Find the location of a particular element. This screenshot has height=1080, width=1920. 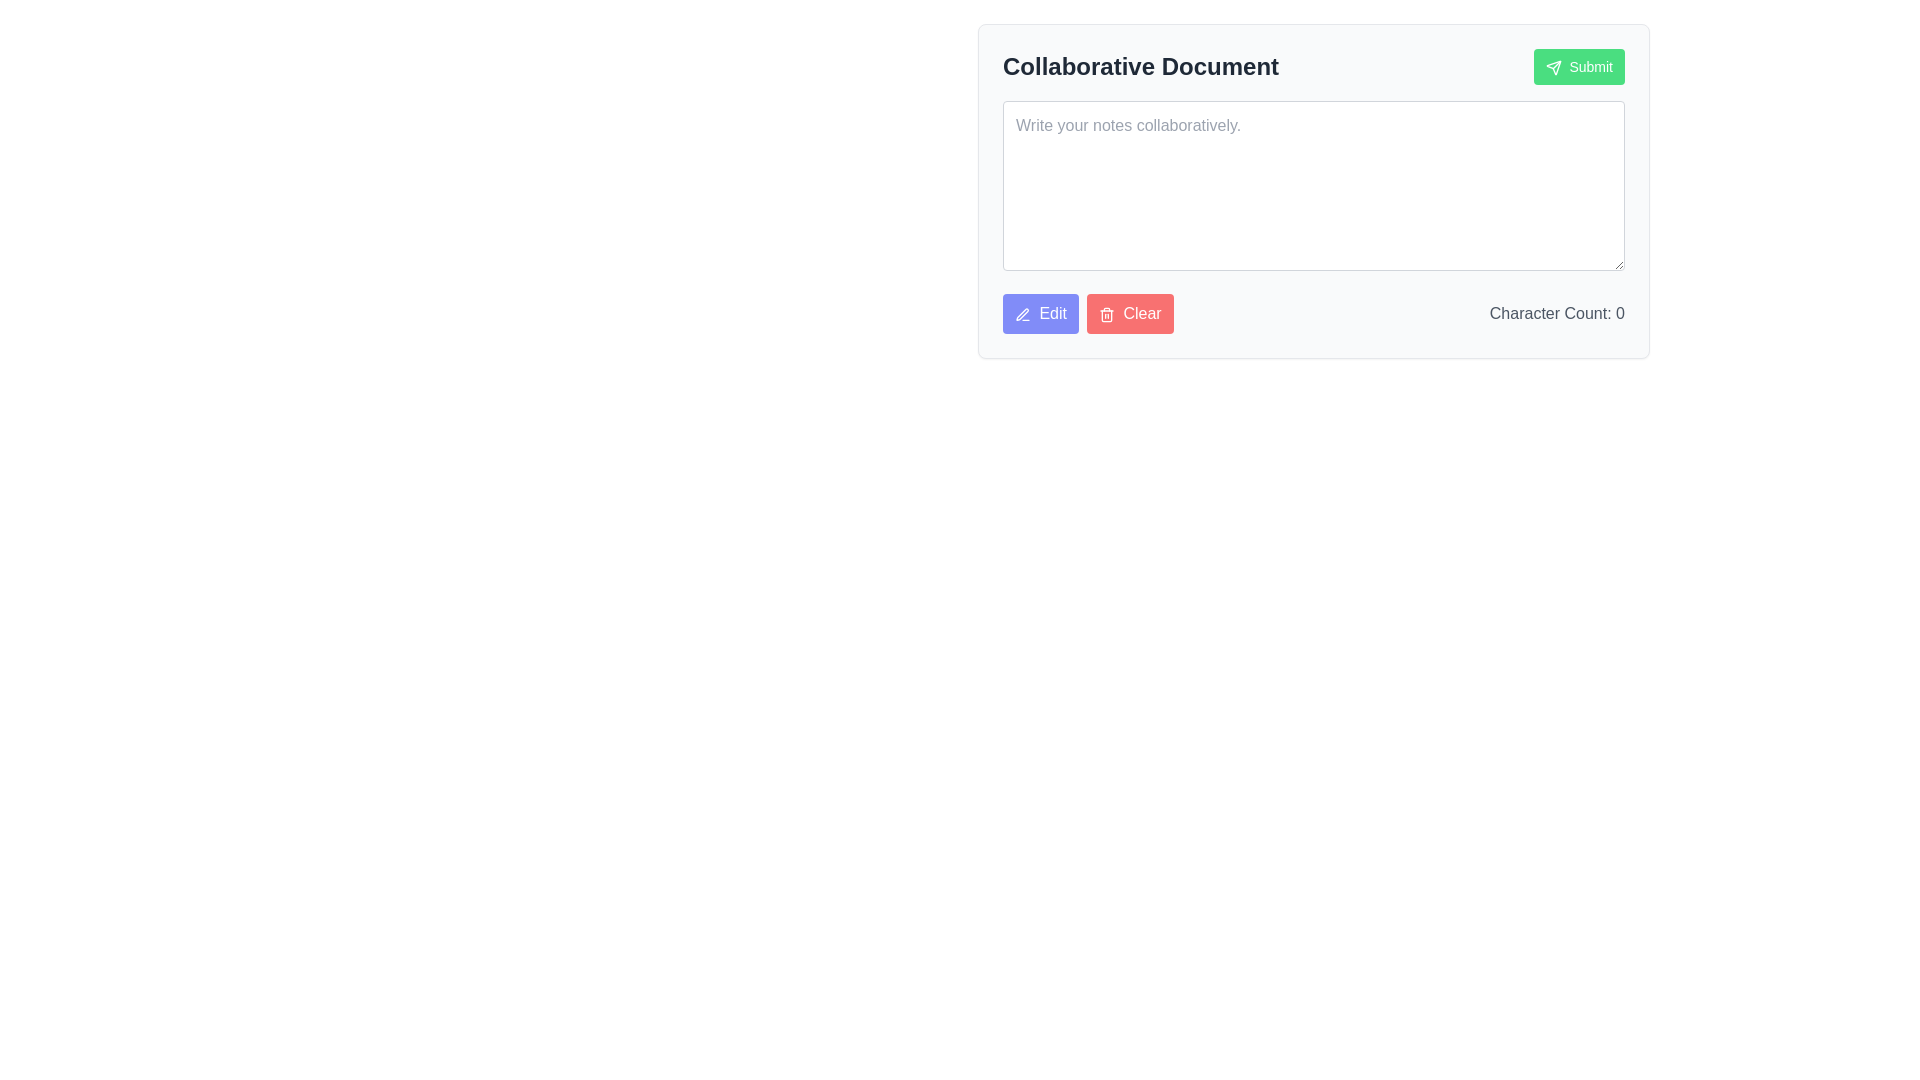

the editing icon located in the toolbar next to the text input area is located at coordinates (1022, 314).